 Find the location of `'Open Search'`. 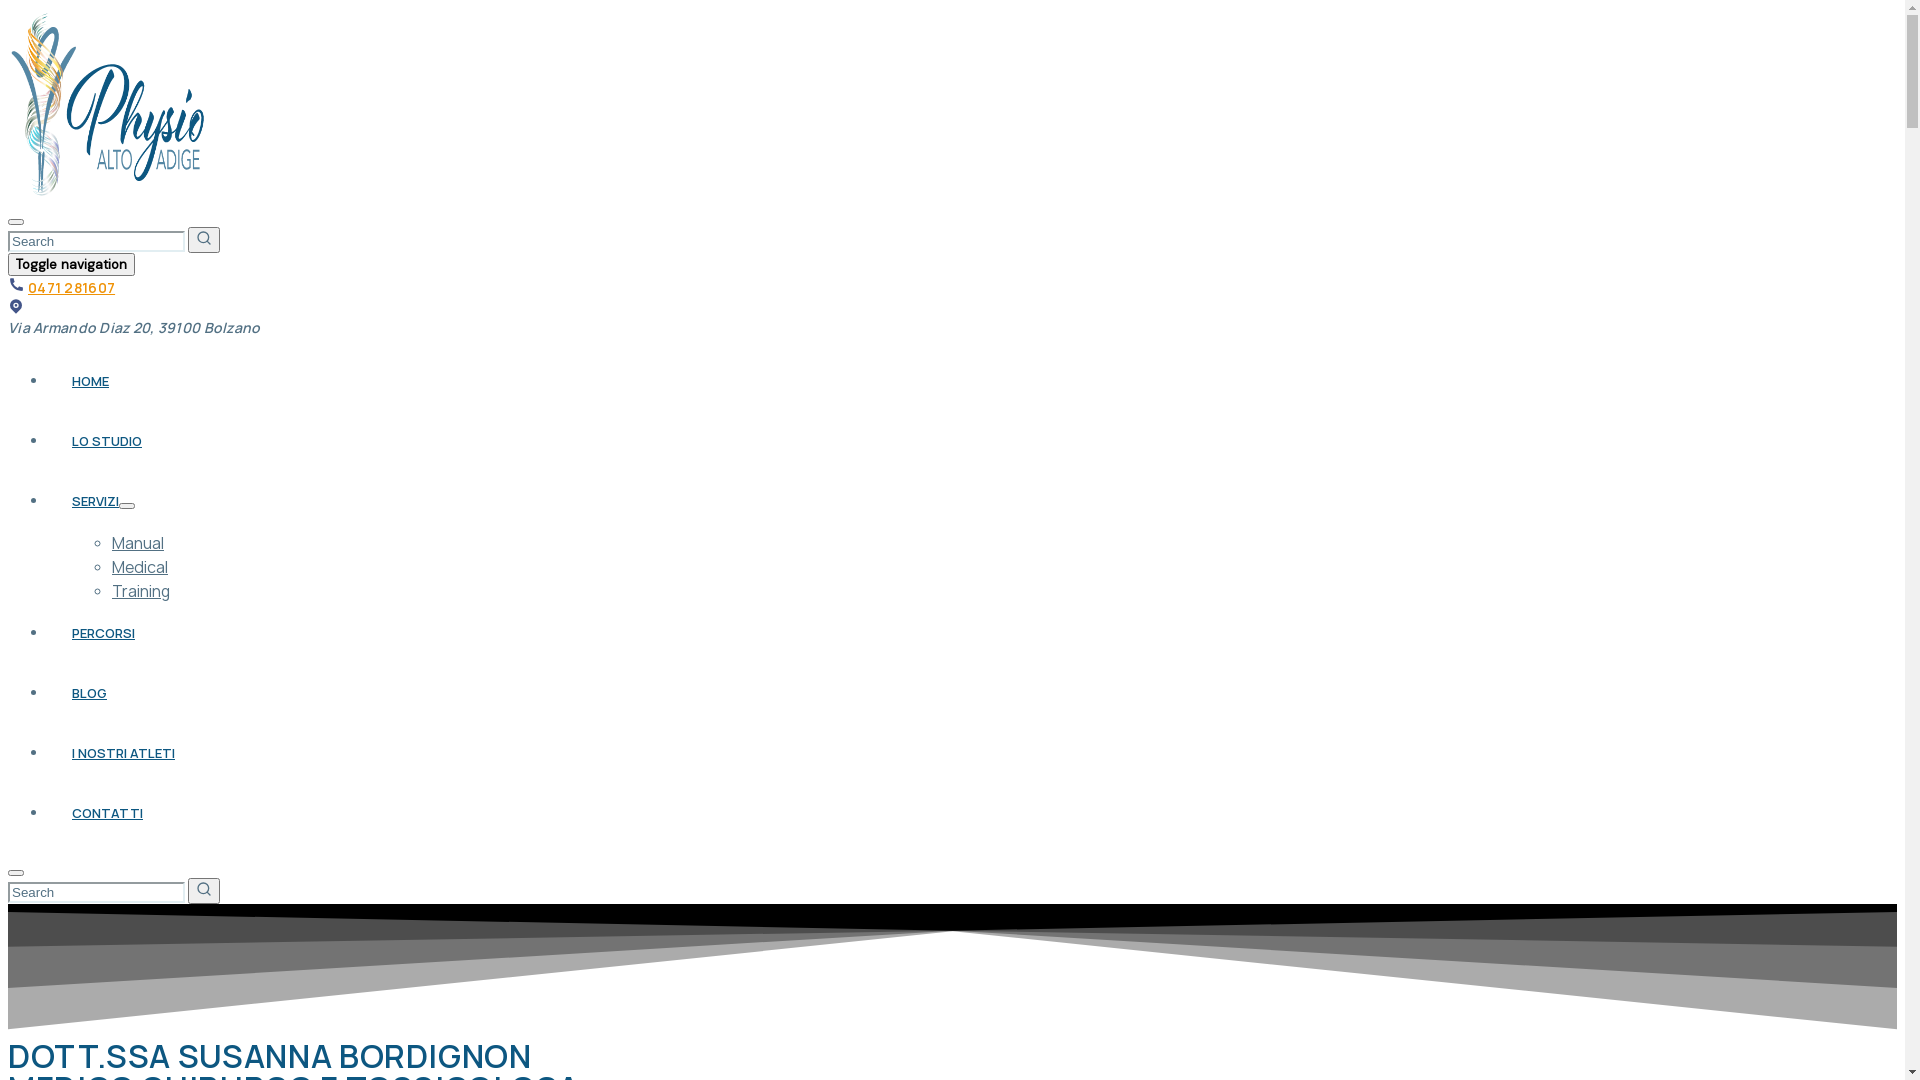

'Open Search' is located at coordinates (8, 871).